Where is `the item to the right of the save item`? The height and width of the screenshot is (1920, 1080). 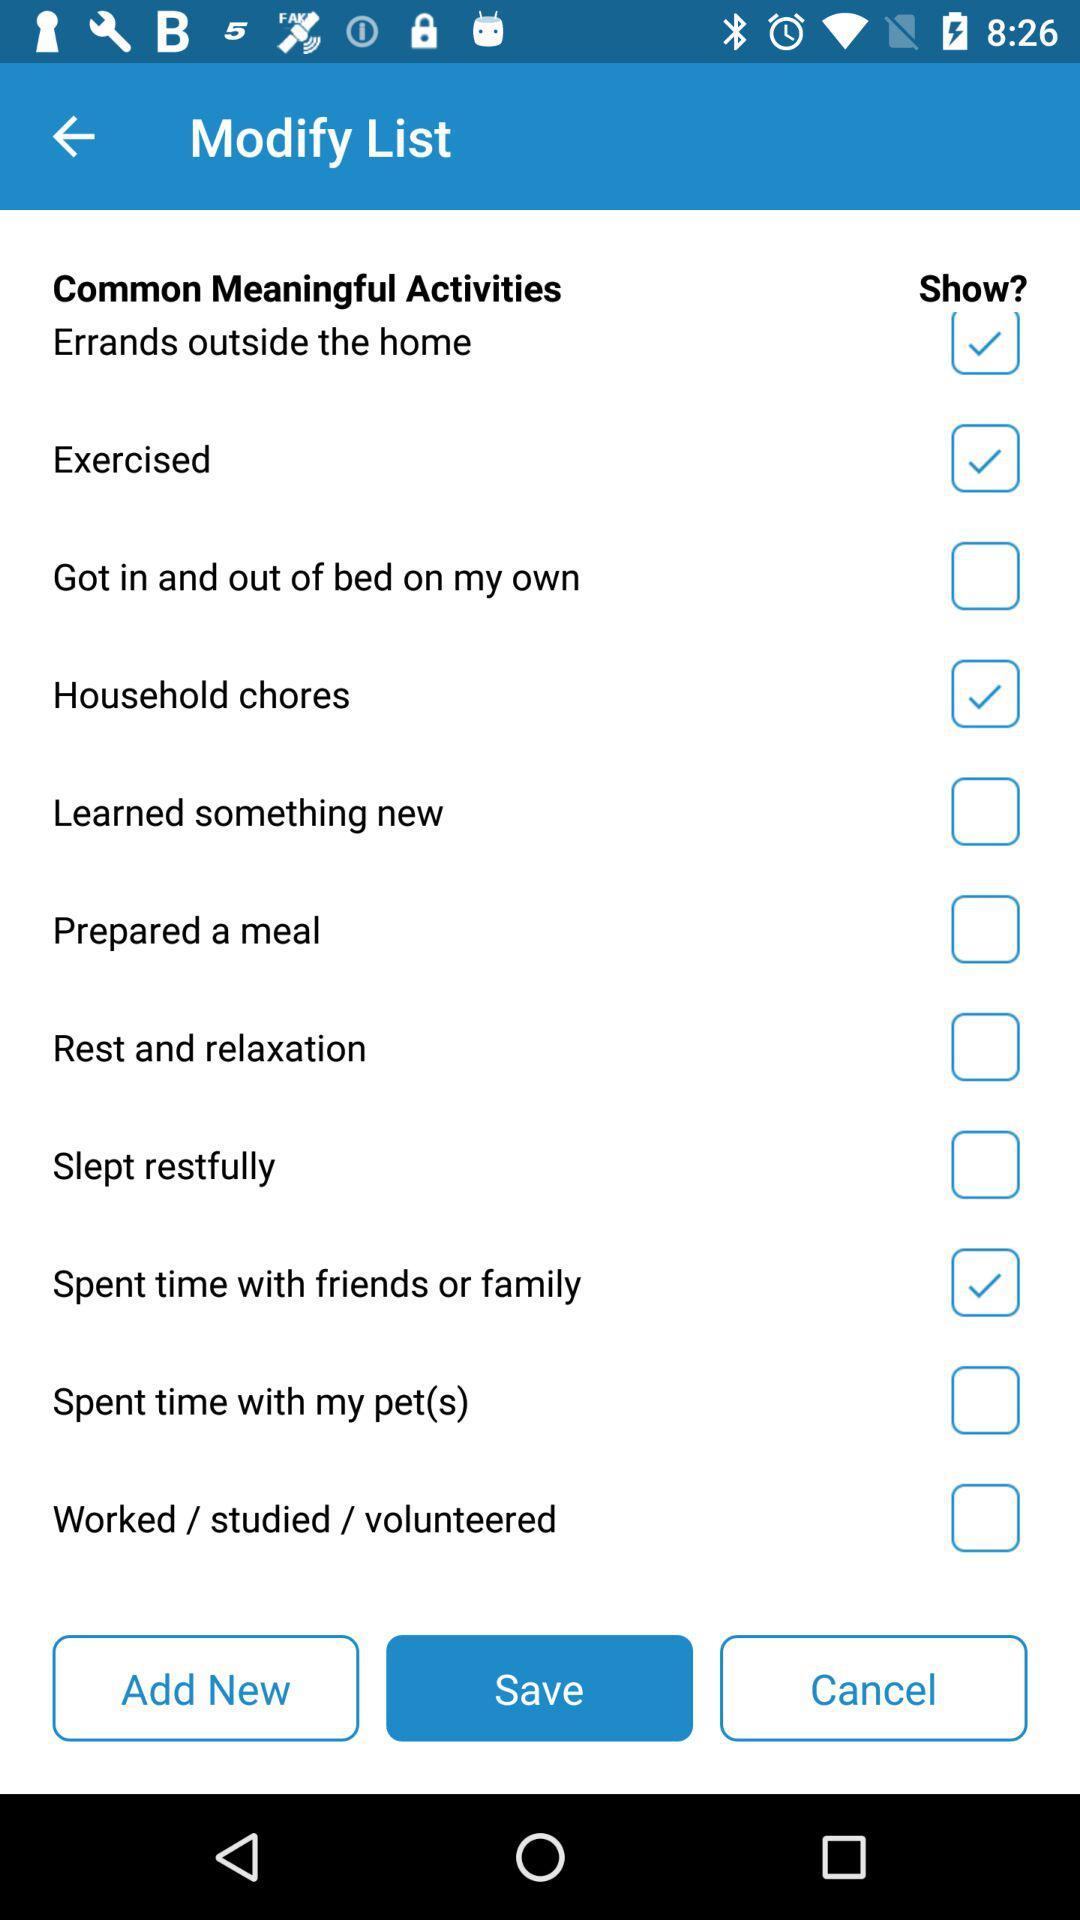
the item to the right of the save item is located at coordinates (872, 1687).